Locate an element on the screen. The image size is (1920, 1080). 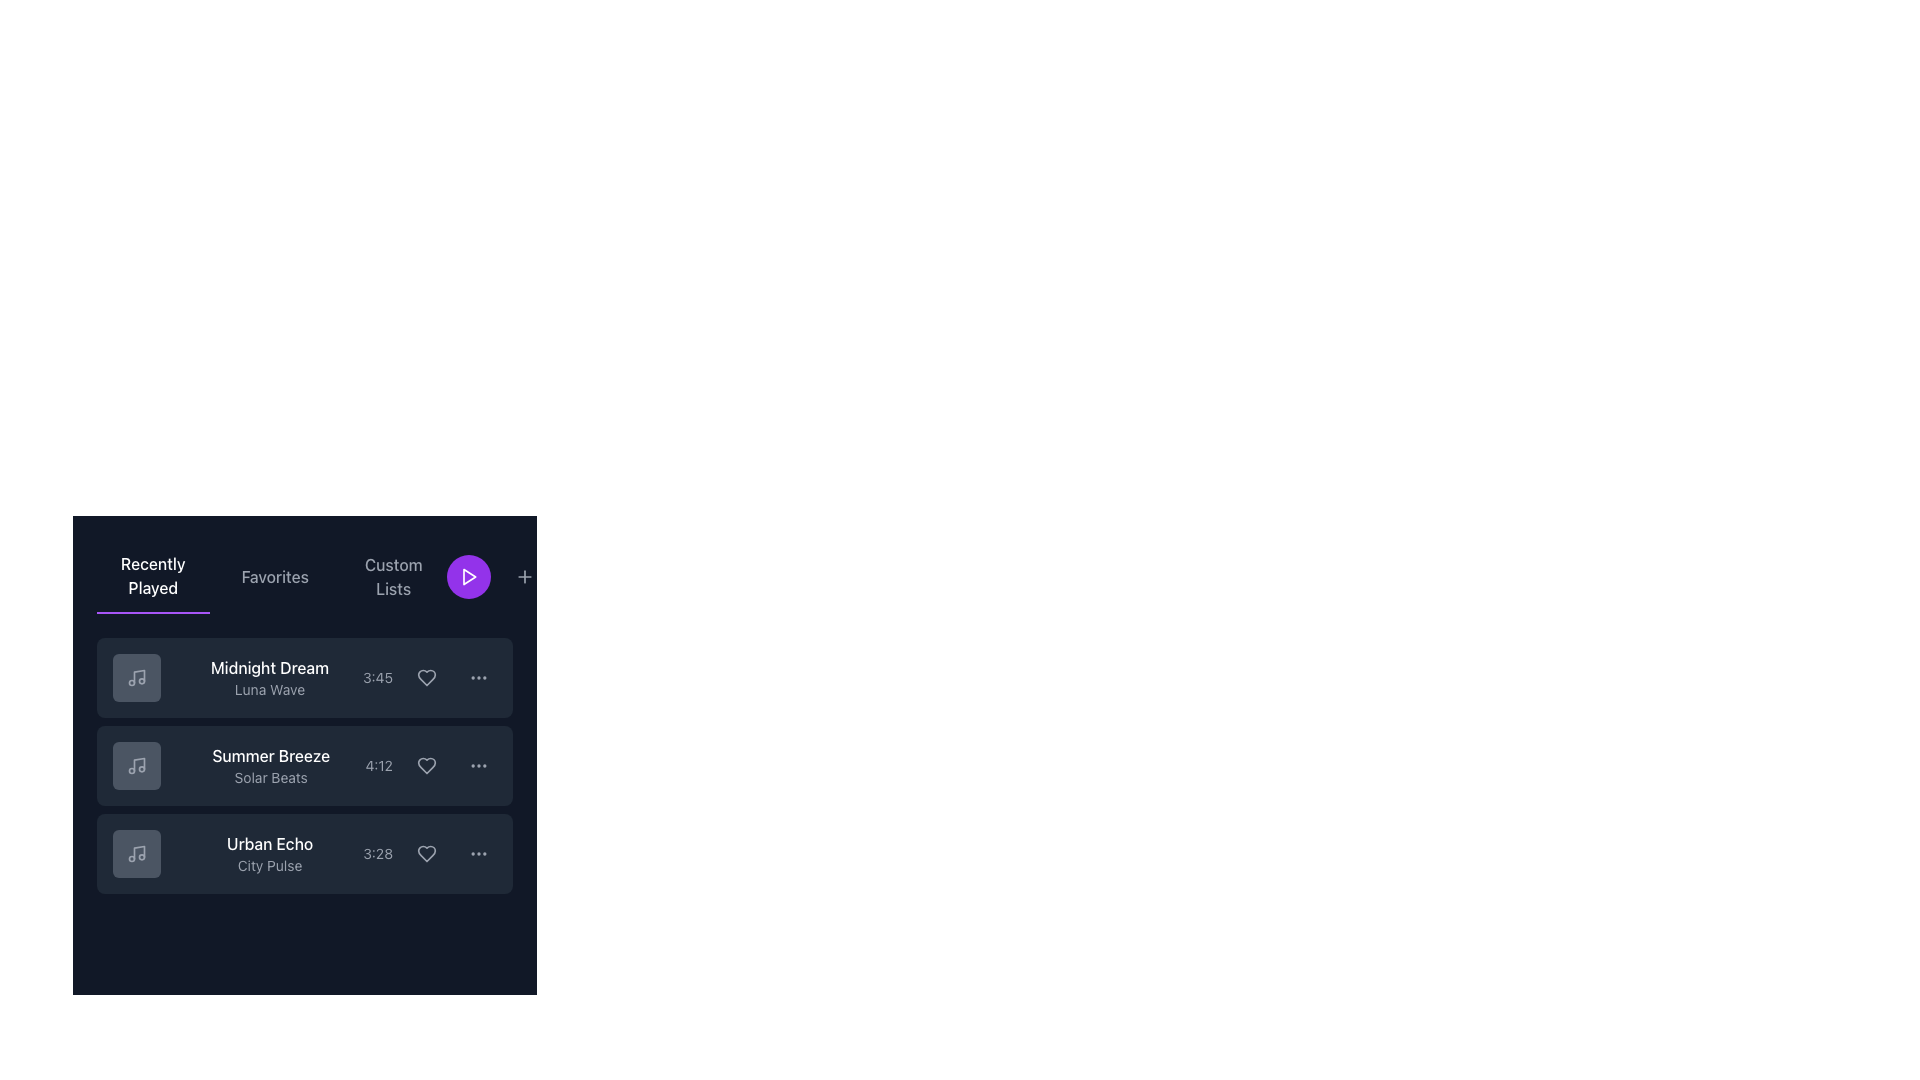
the text label displaying 'Urban Echo' in white font, which is located in the third list item under the 'Recently Played' section, above the subtitle 'City Pulse' is located at coordinates (269, 844).